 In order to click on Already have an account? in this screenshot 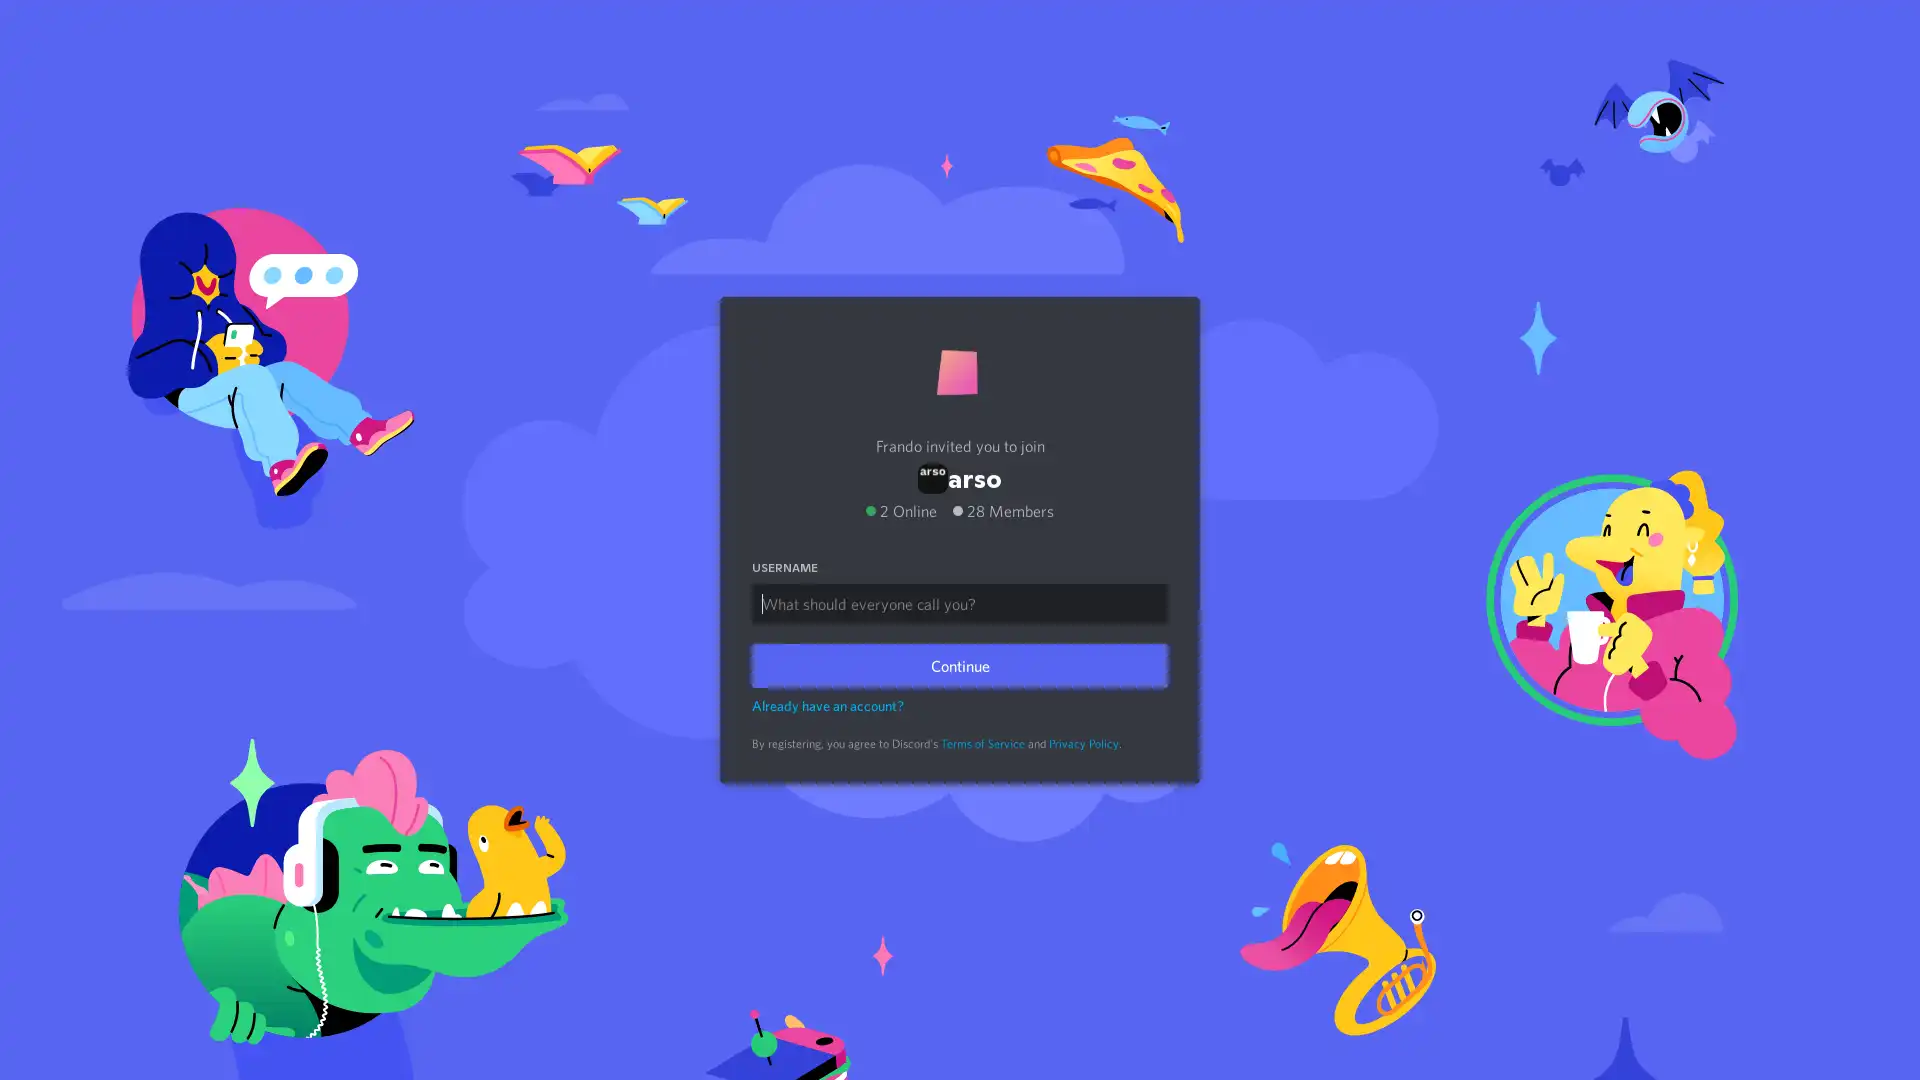, I will do `click(828, 704)`.